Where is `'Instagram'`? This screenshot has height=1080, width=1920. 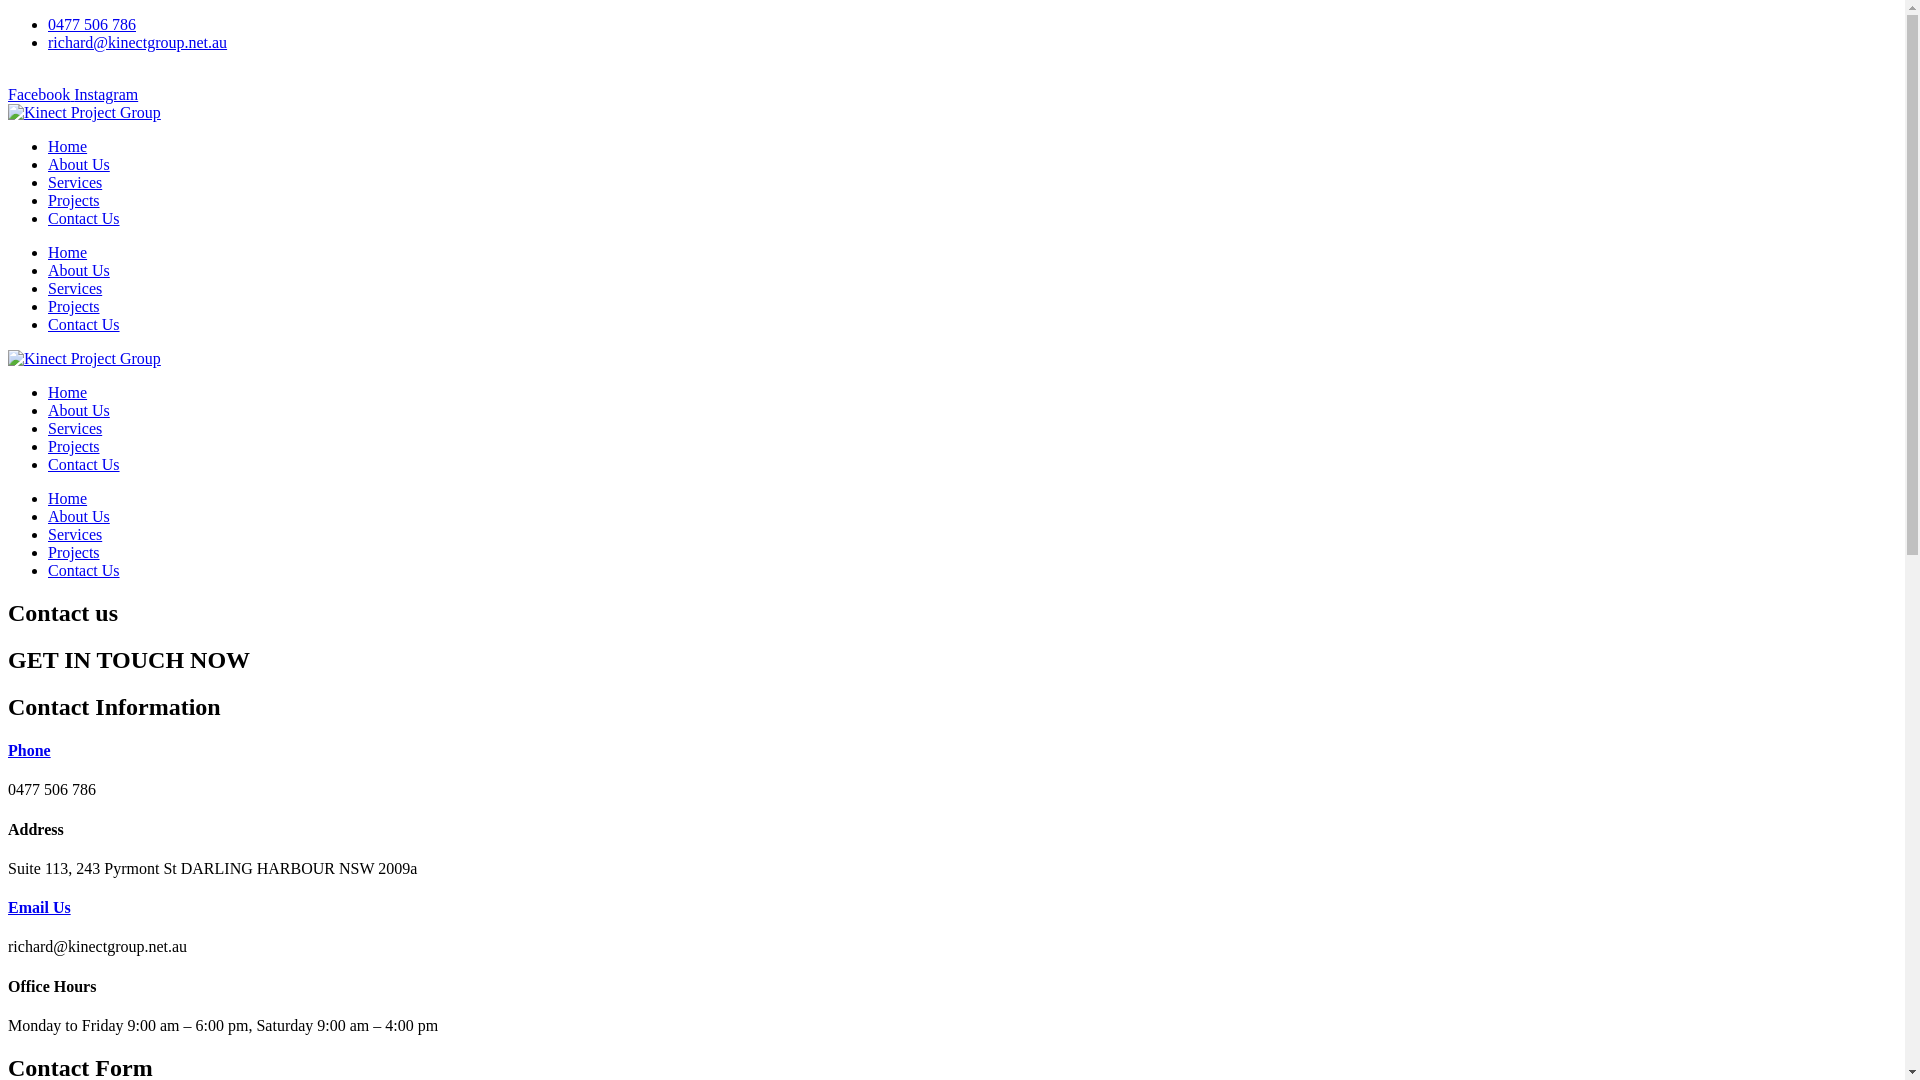
'Instagram' is located at coordinates (73, 94).